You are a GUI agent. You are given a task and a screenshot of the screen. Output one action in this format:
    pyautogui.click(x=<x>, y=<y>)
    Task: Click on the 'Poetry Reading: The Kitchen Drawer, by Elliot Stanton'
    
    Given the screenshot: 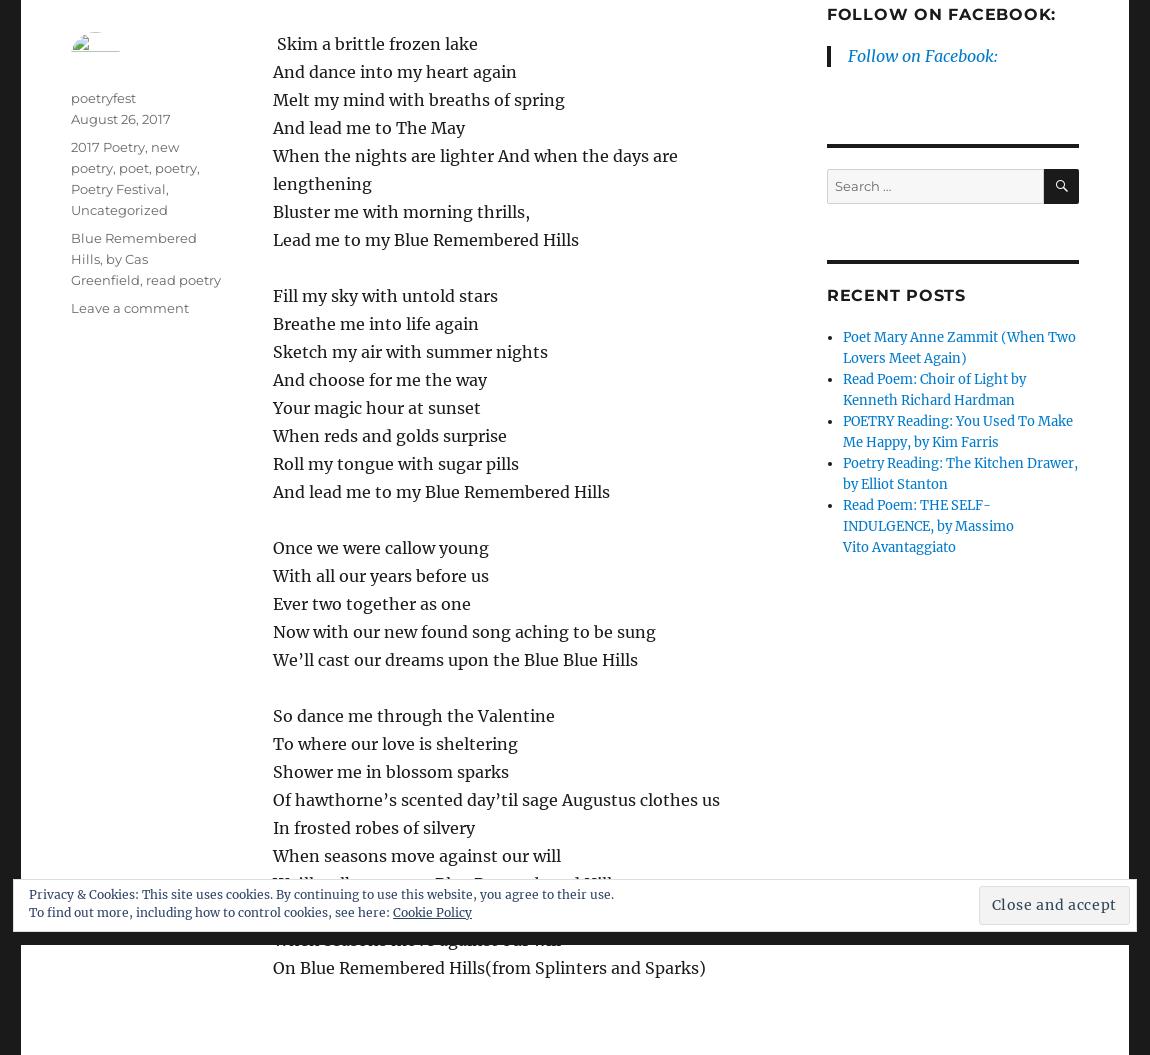 What is the action you would take?
    pyautogui.click(x=841, y=474)
    